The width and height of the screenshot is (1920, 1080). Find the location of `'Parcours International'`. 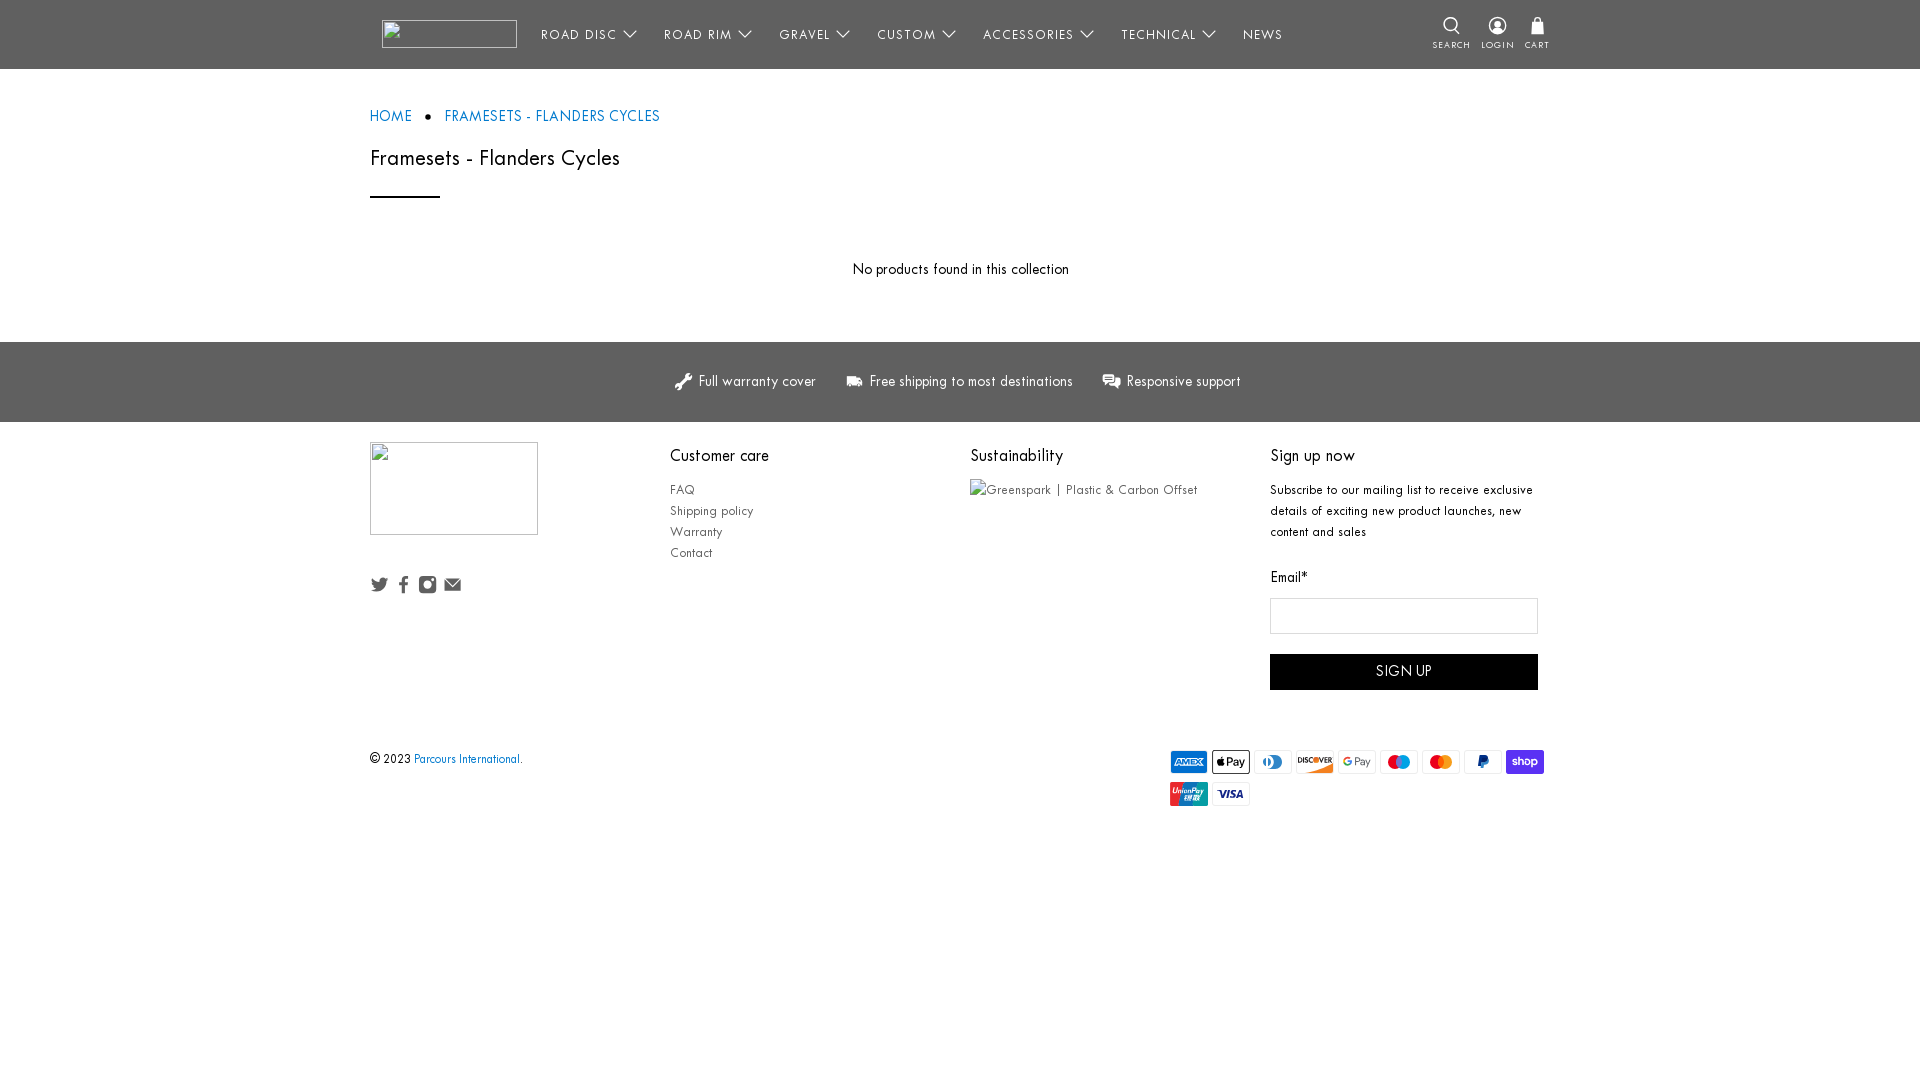

'Parcours International' is located at coordinates (448, 34).